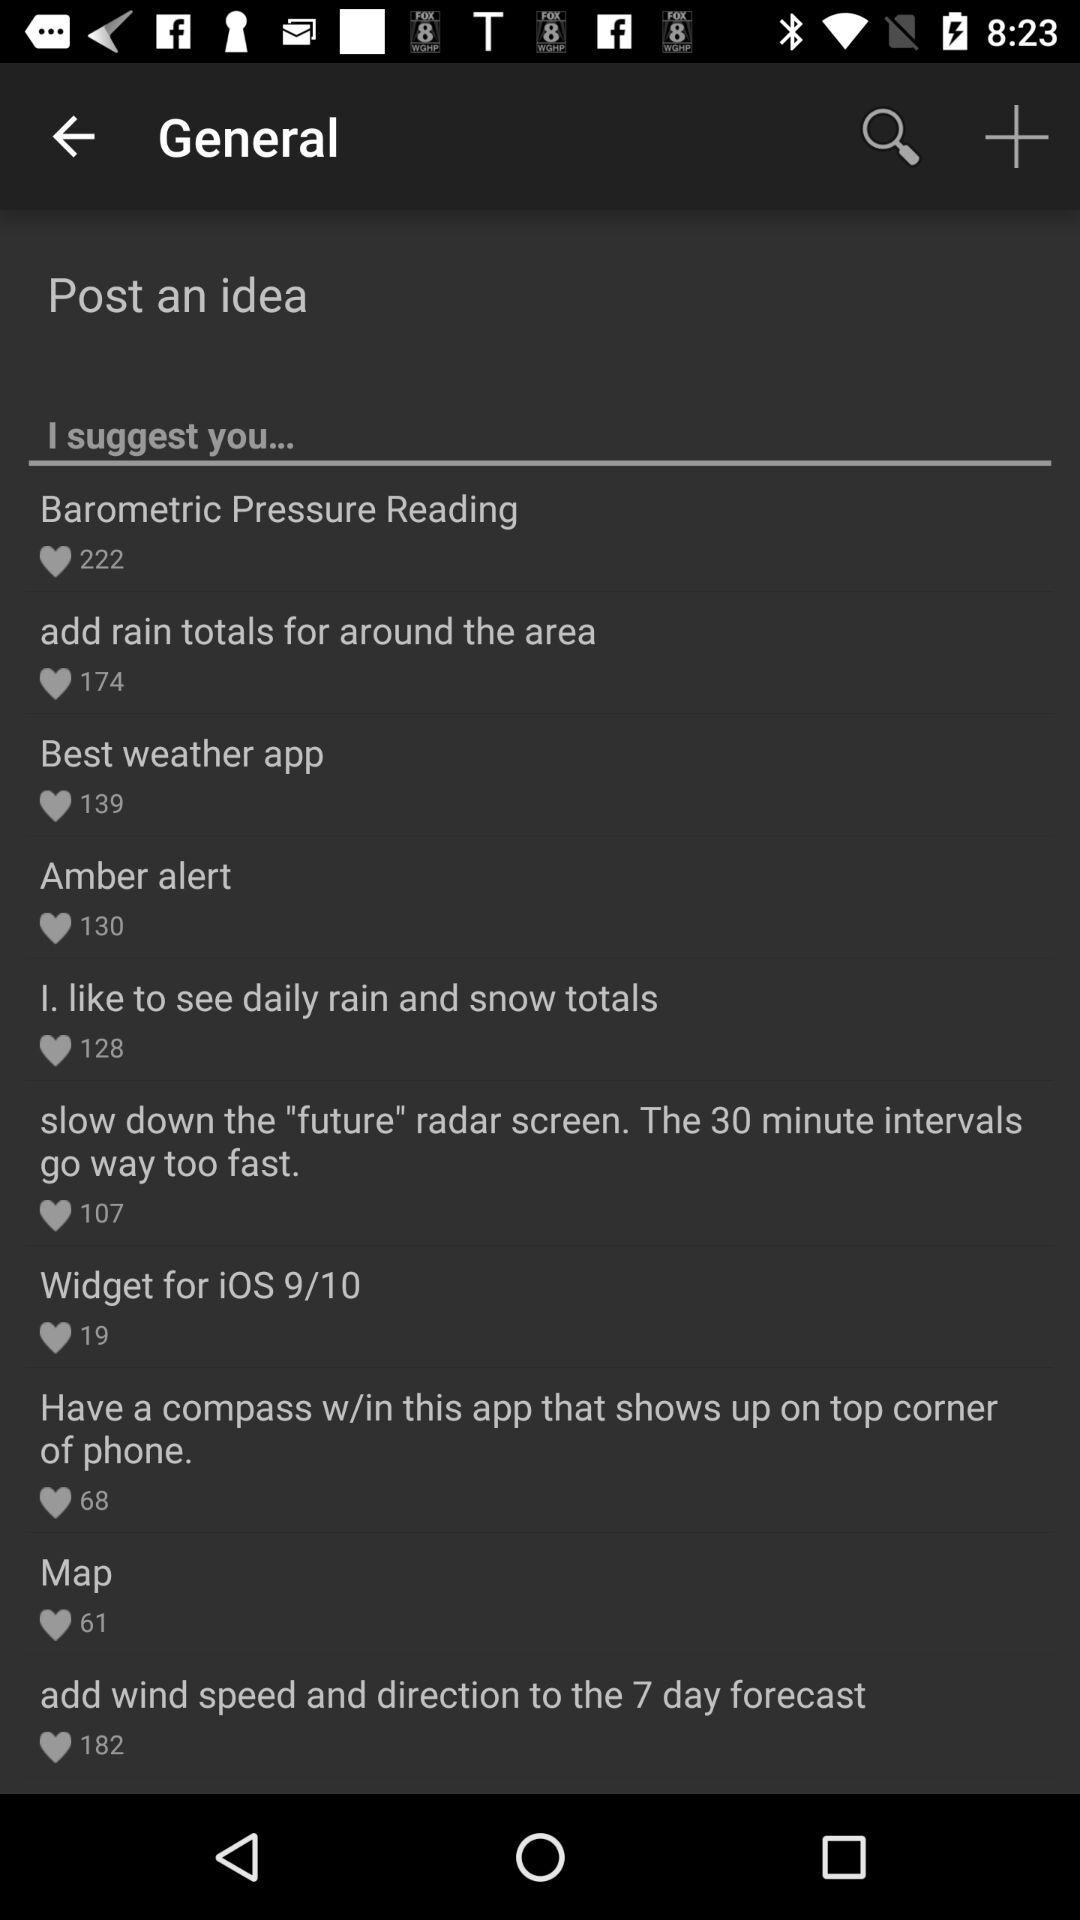 This screenshot has height=1920, width=1080. Describe the element at coordinates (890, 136) in the screenshot. I see `the search icon` at that location.